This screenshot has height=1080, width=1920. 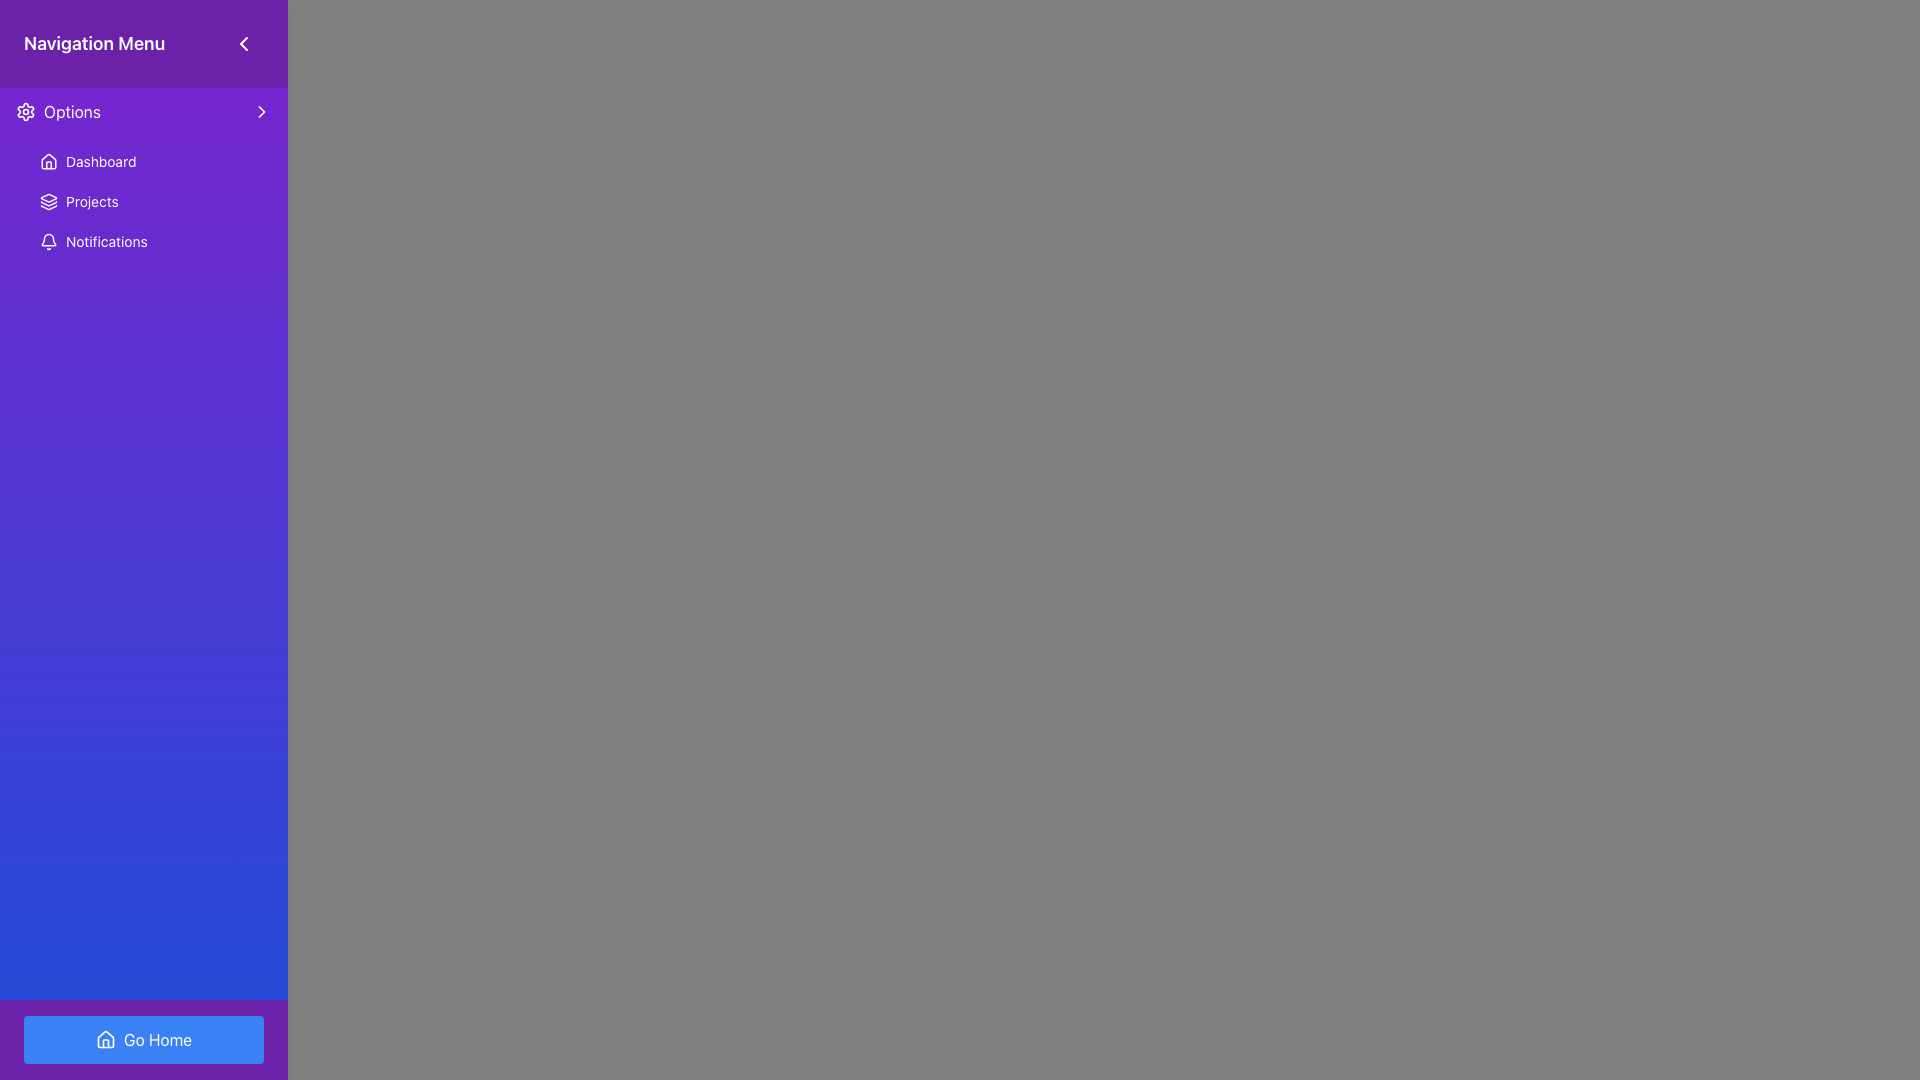 I want to click on the text label in the vertical navigation menu under 'Options', so click(x=105, y=241).